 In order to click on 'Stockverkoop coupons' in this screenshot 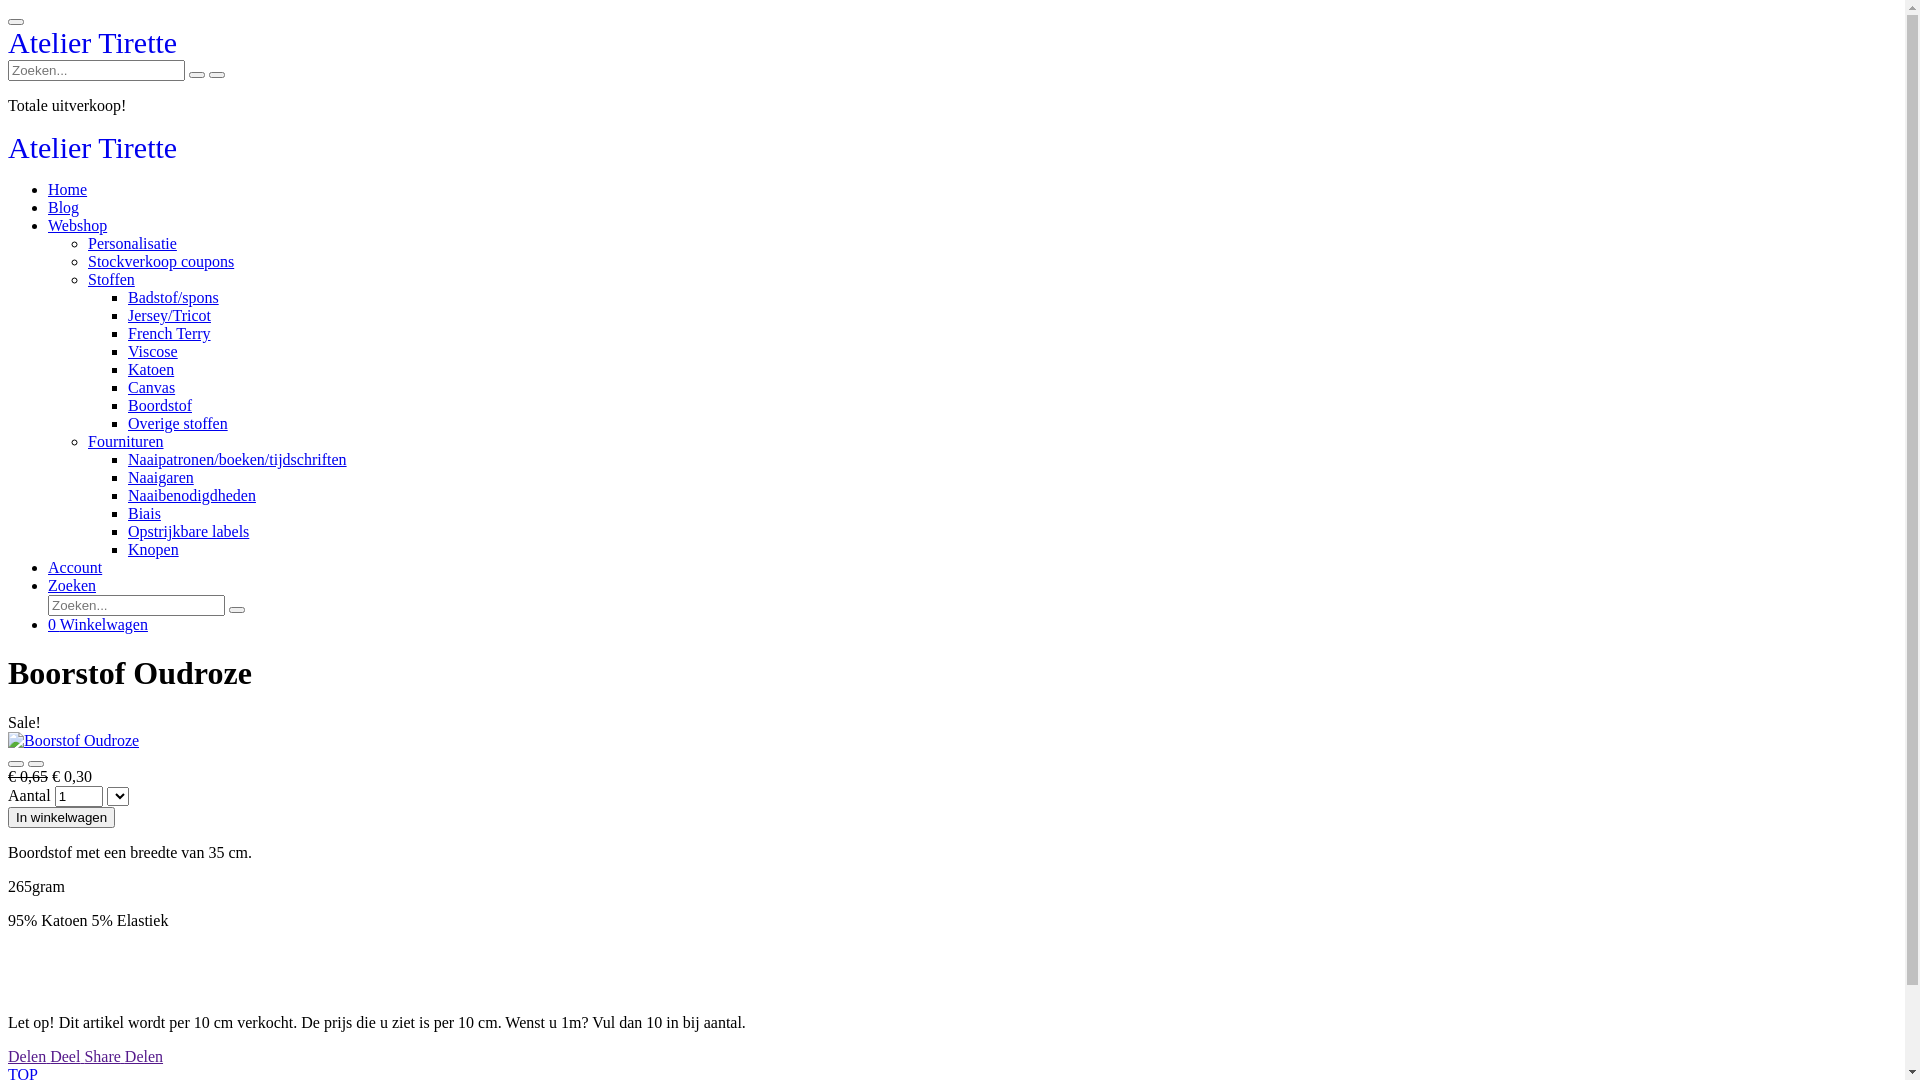, I will do `click(161, 260)`.